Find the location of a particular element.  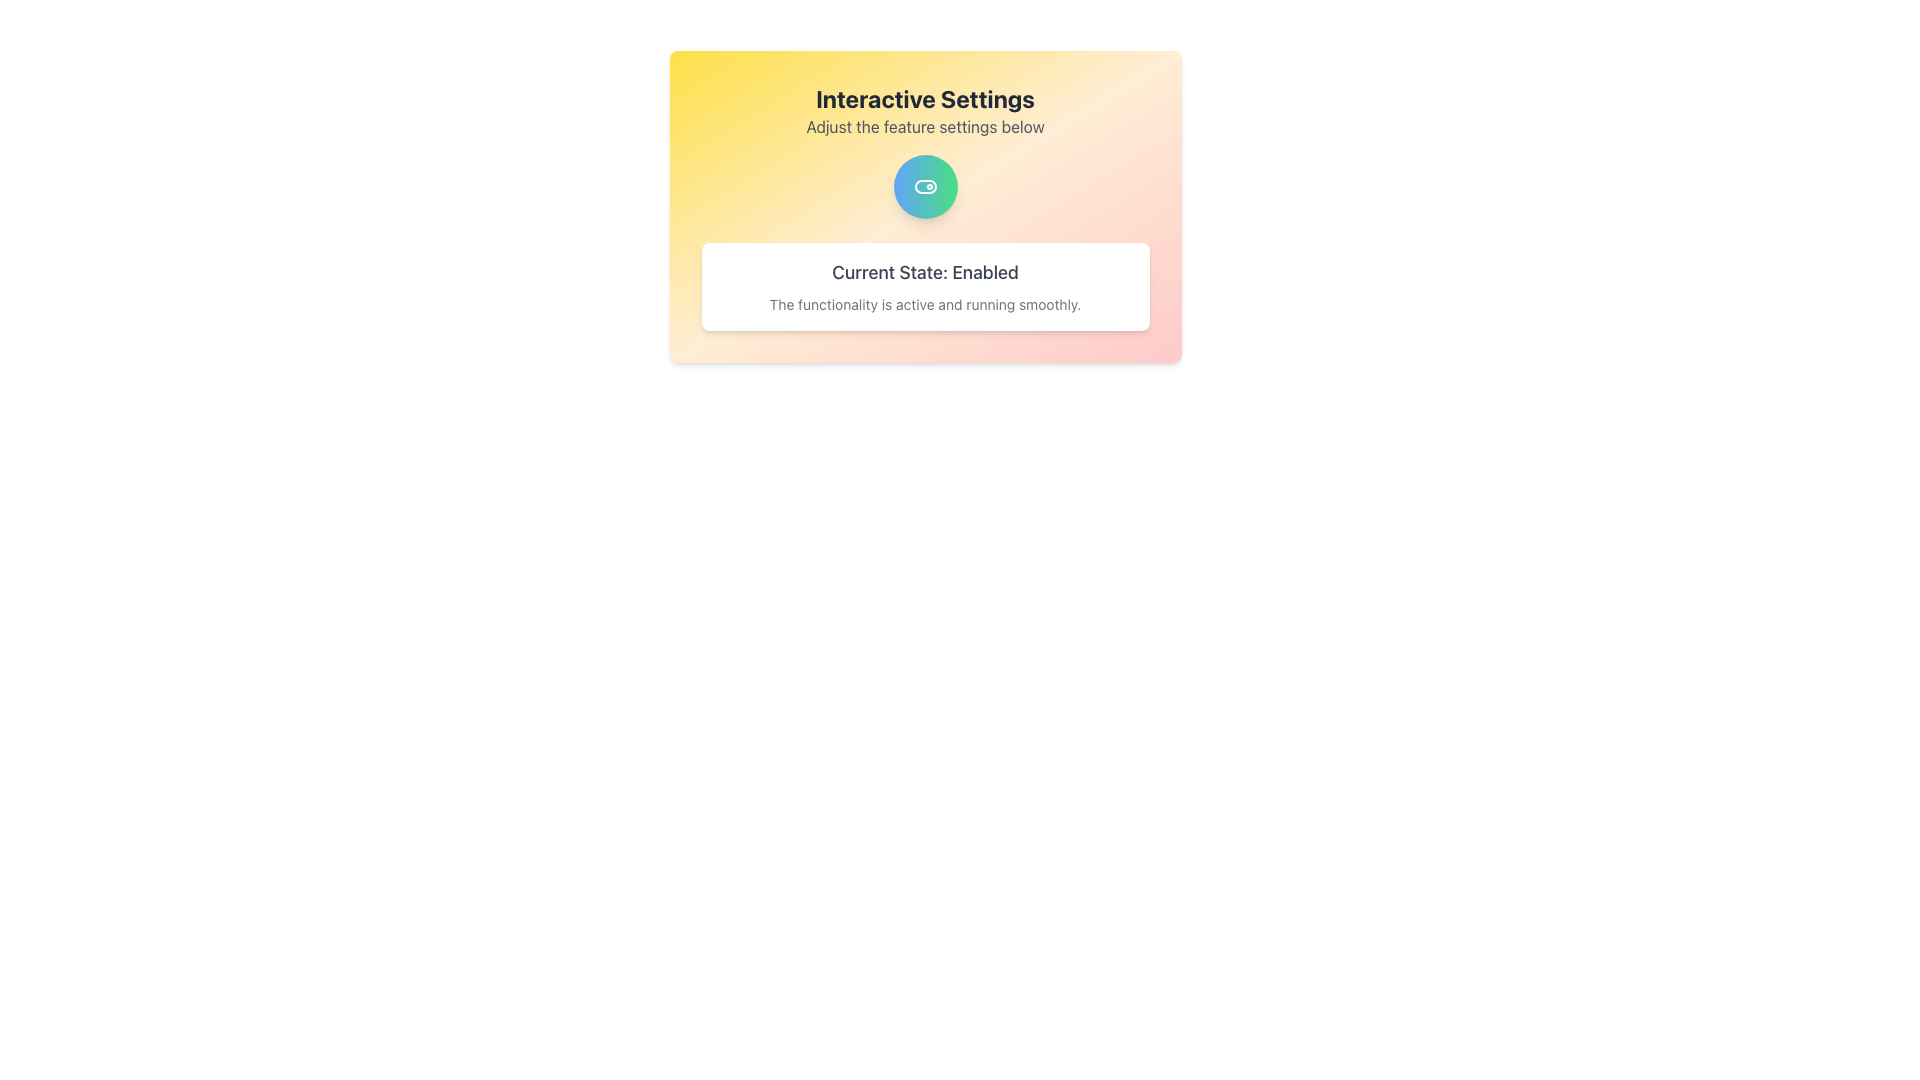

the circular toggle button with a gradient background that transitions from blue to green is located at coordinates (924, 186).